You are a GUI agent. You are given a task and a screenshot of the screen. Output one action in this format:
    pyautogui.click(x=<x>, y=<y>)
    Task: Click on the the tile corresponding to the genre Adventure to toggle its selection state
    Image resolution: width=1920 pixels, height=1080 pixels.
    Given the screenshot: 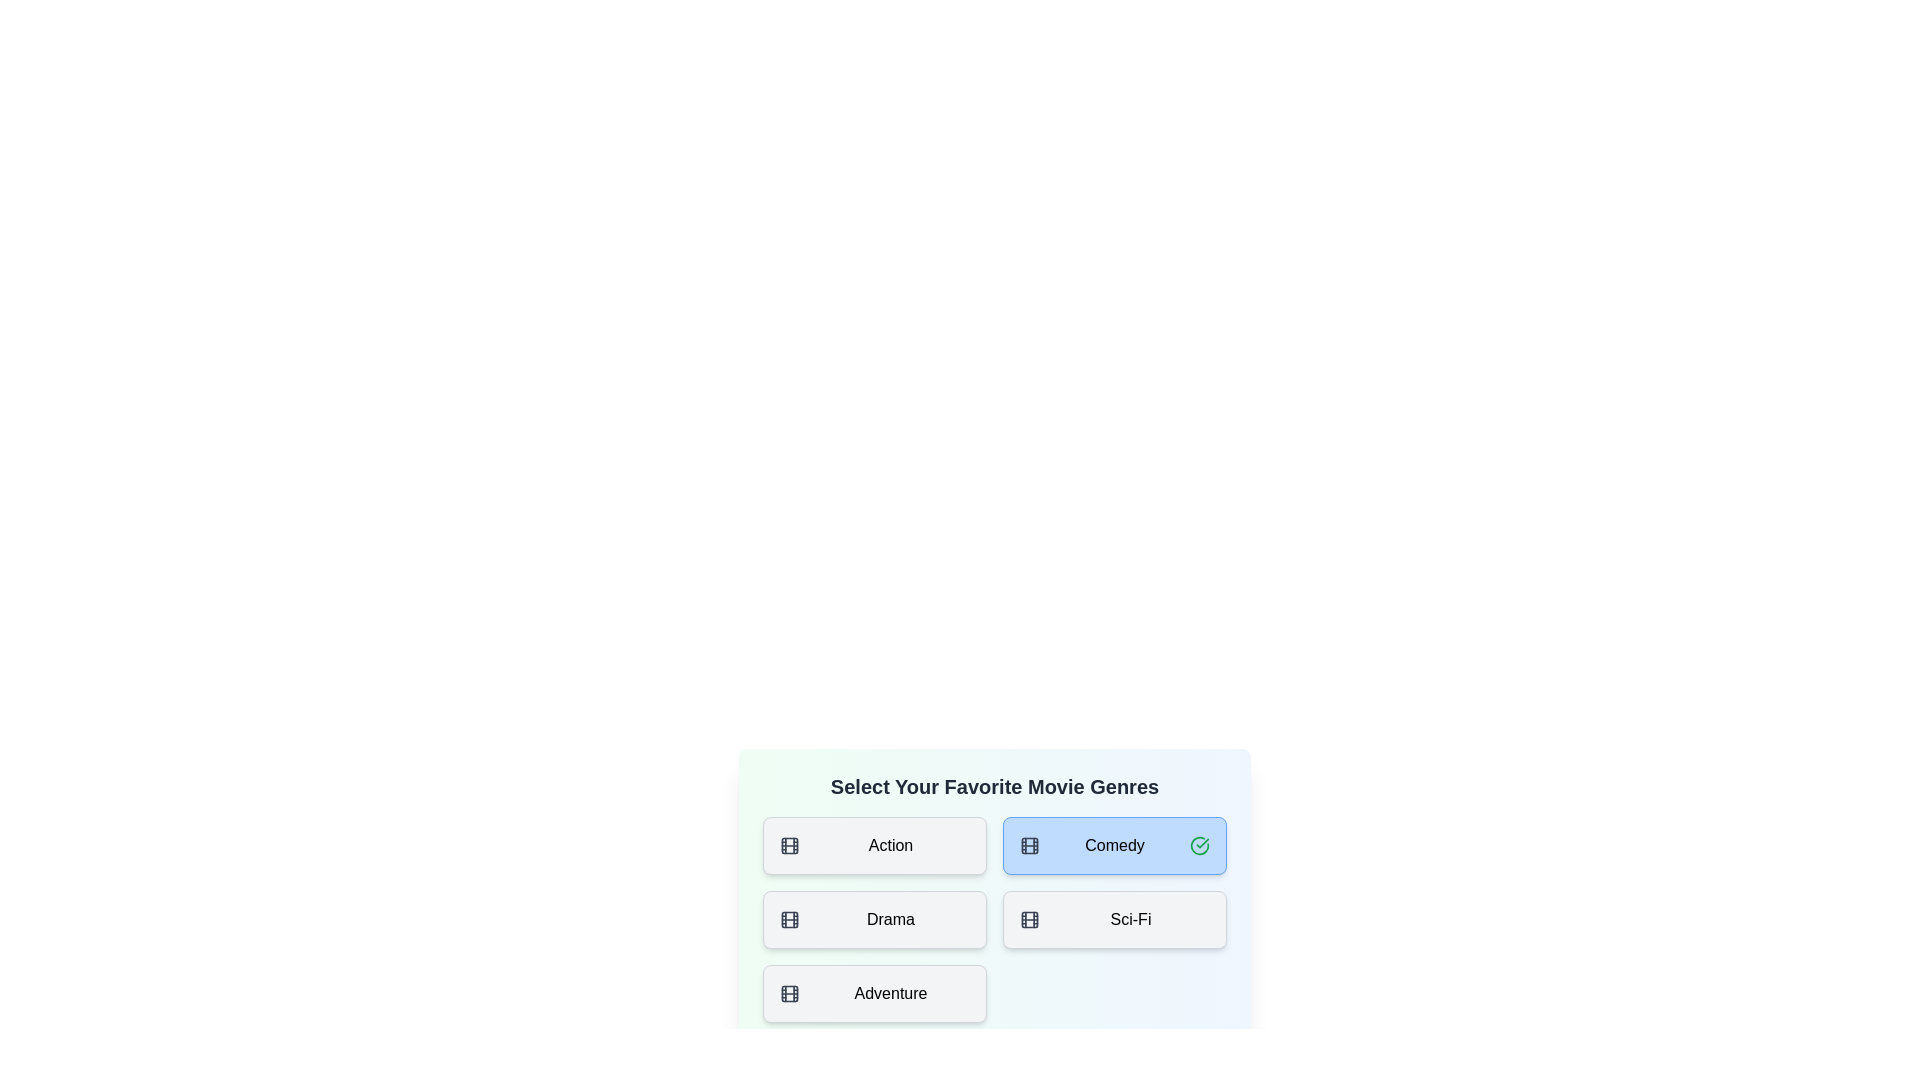 What is the action you would take?
    pyautogui.click(x=874, y=994)
    